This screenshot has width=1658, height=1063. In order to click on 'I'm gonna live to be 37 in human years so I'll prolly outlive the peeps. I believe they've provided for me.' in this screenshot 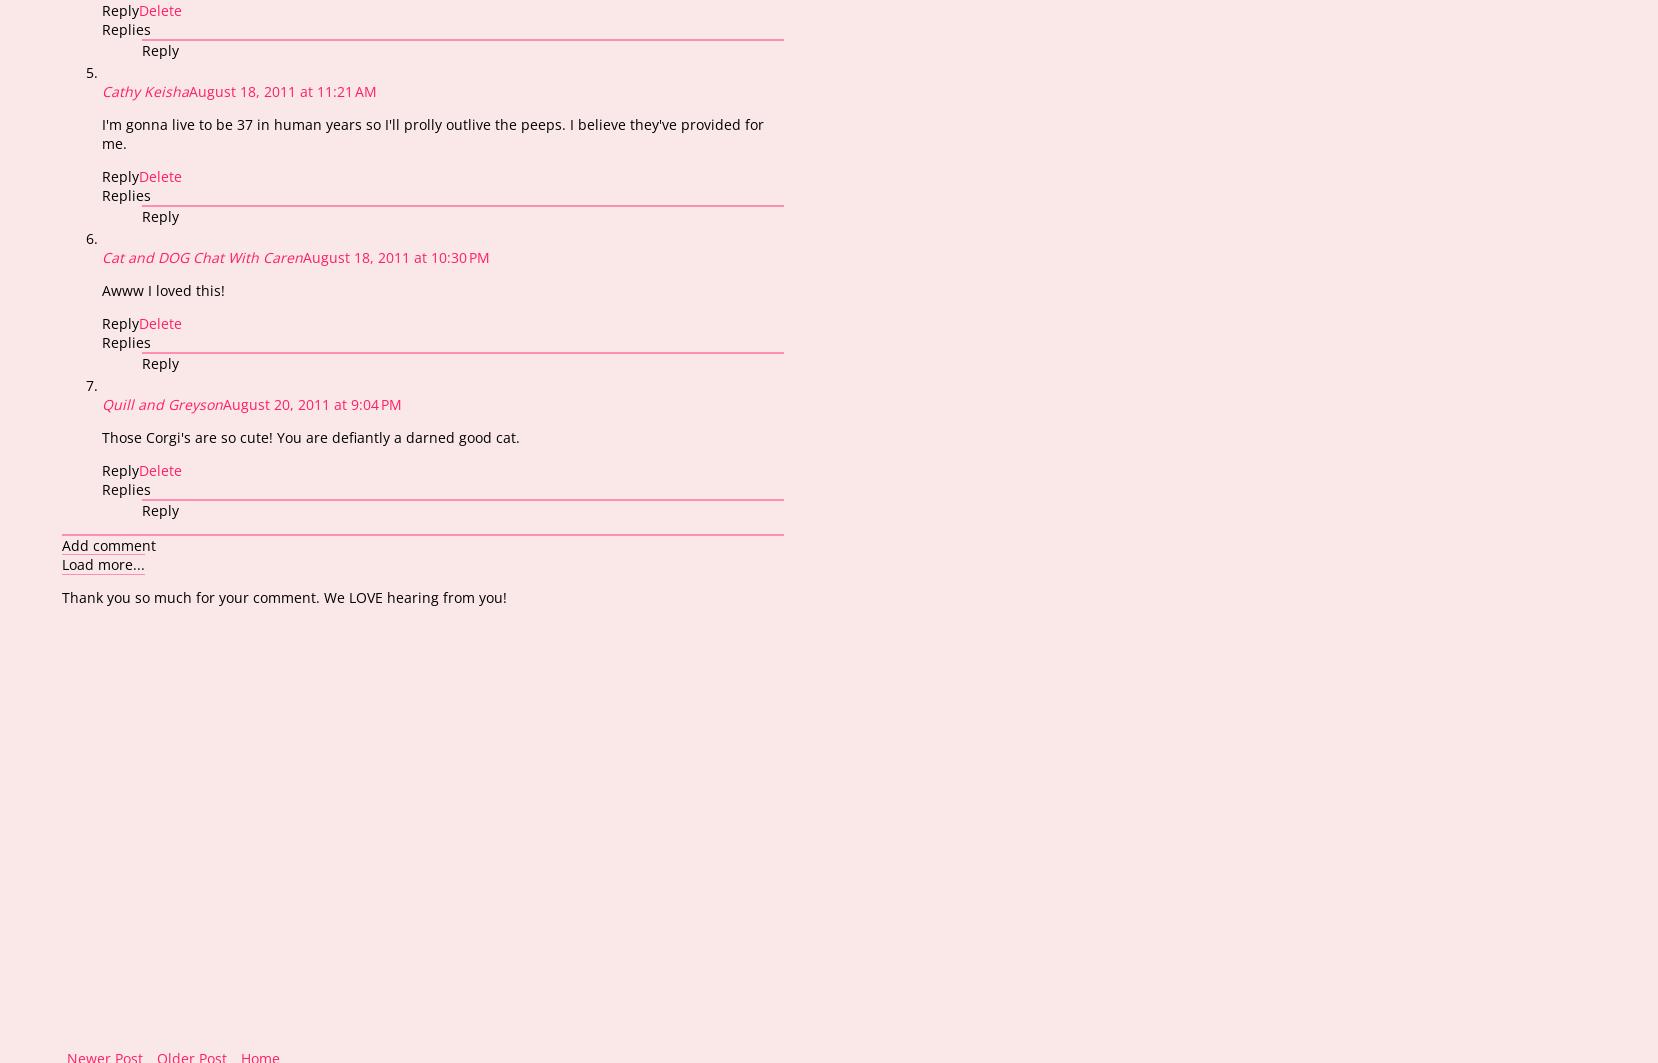, I will do `click(100, 134)`.